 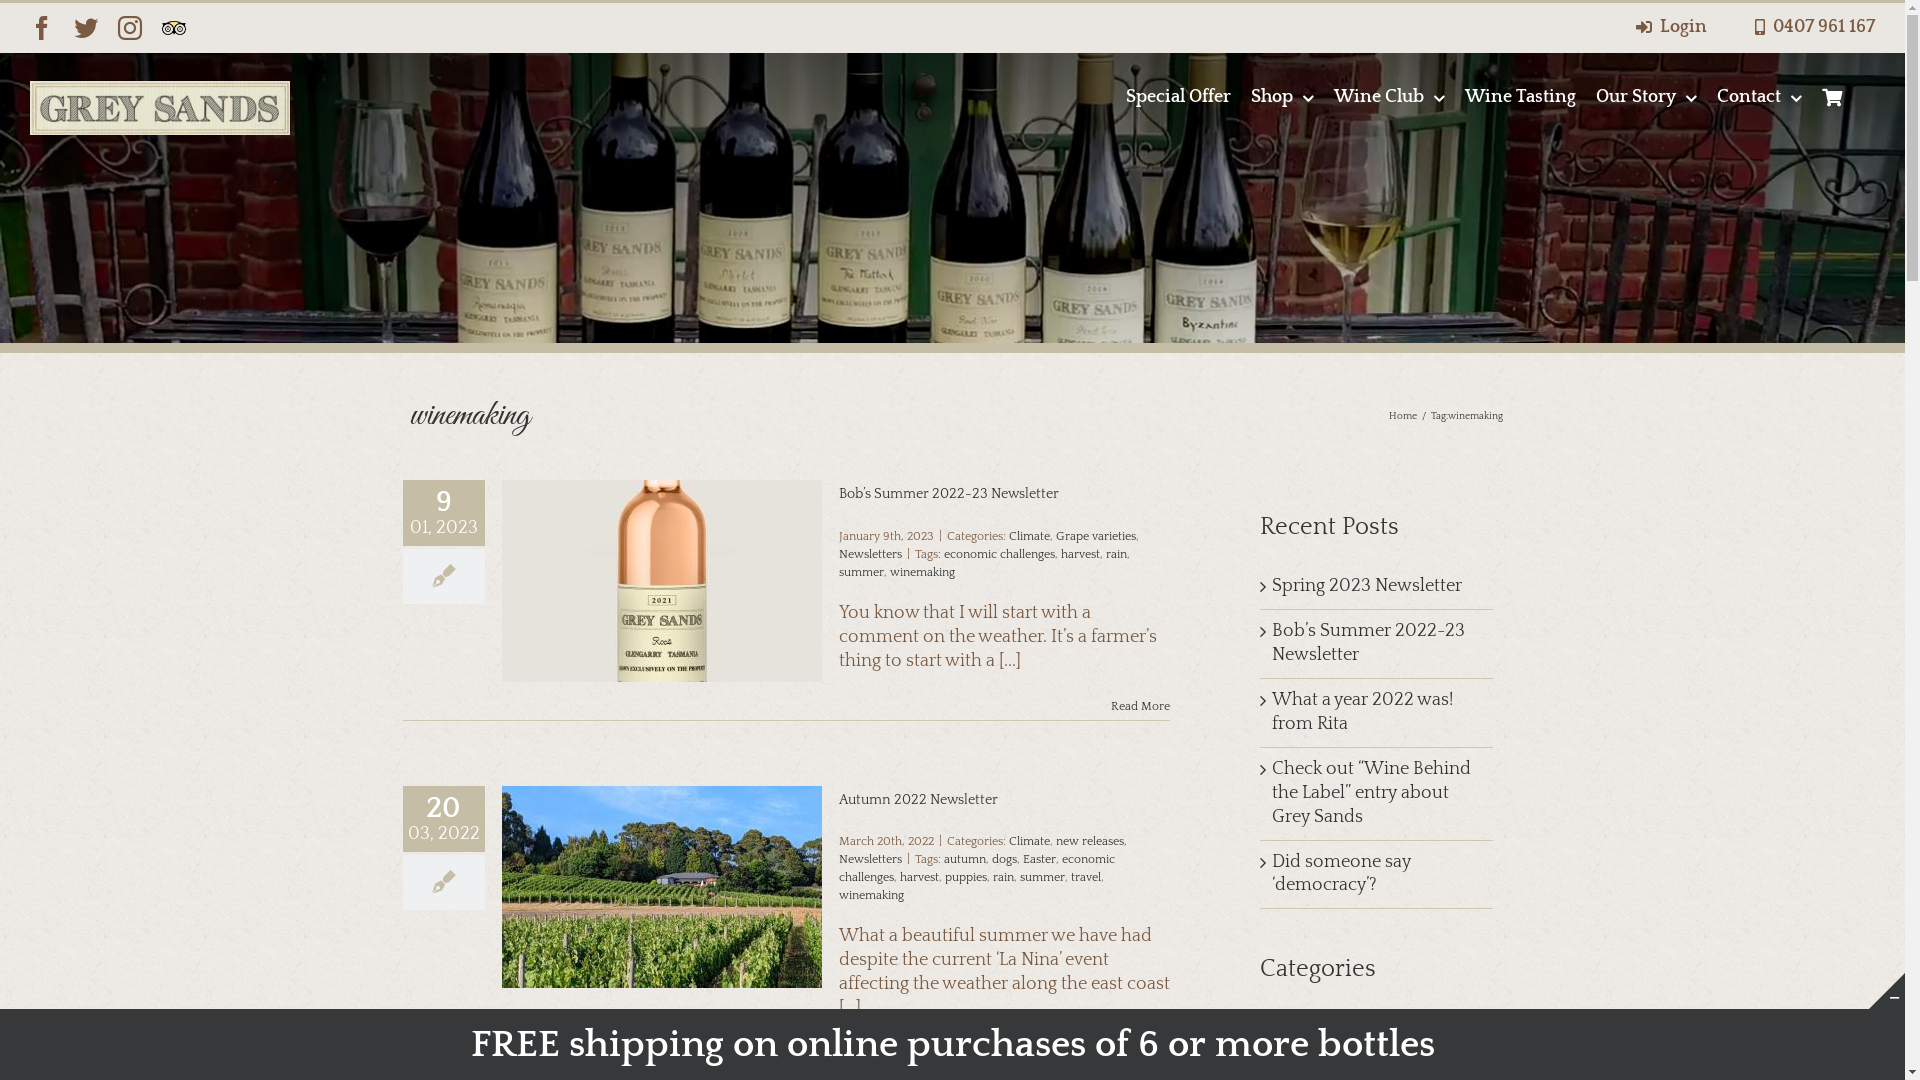 I want to click on 'Climate', so click(x=1028, y=535).